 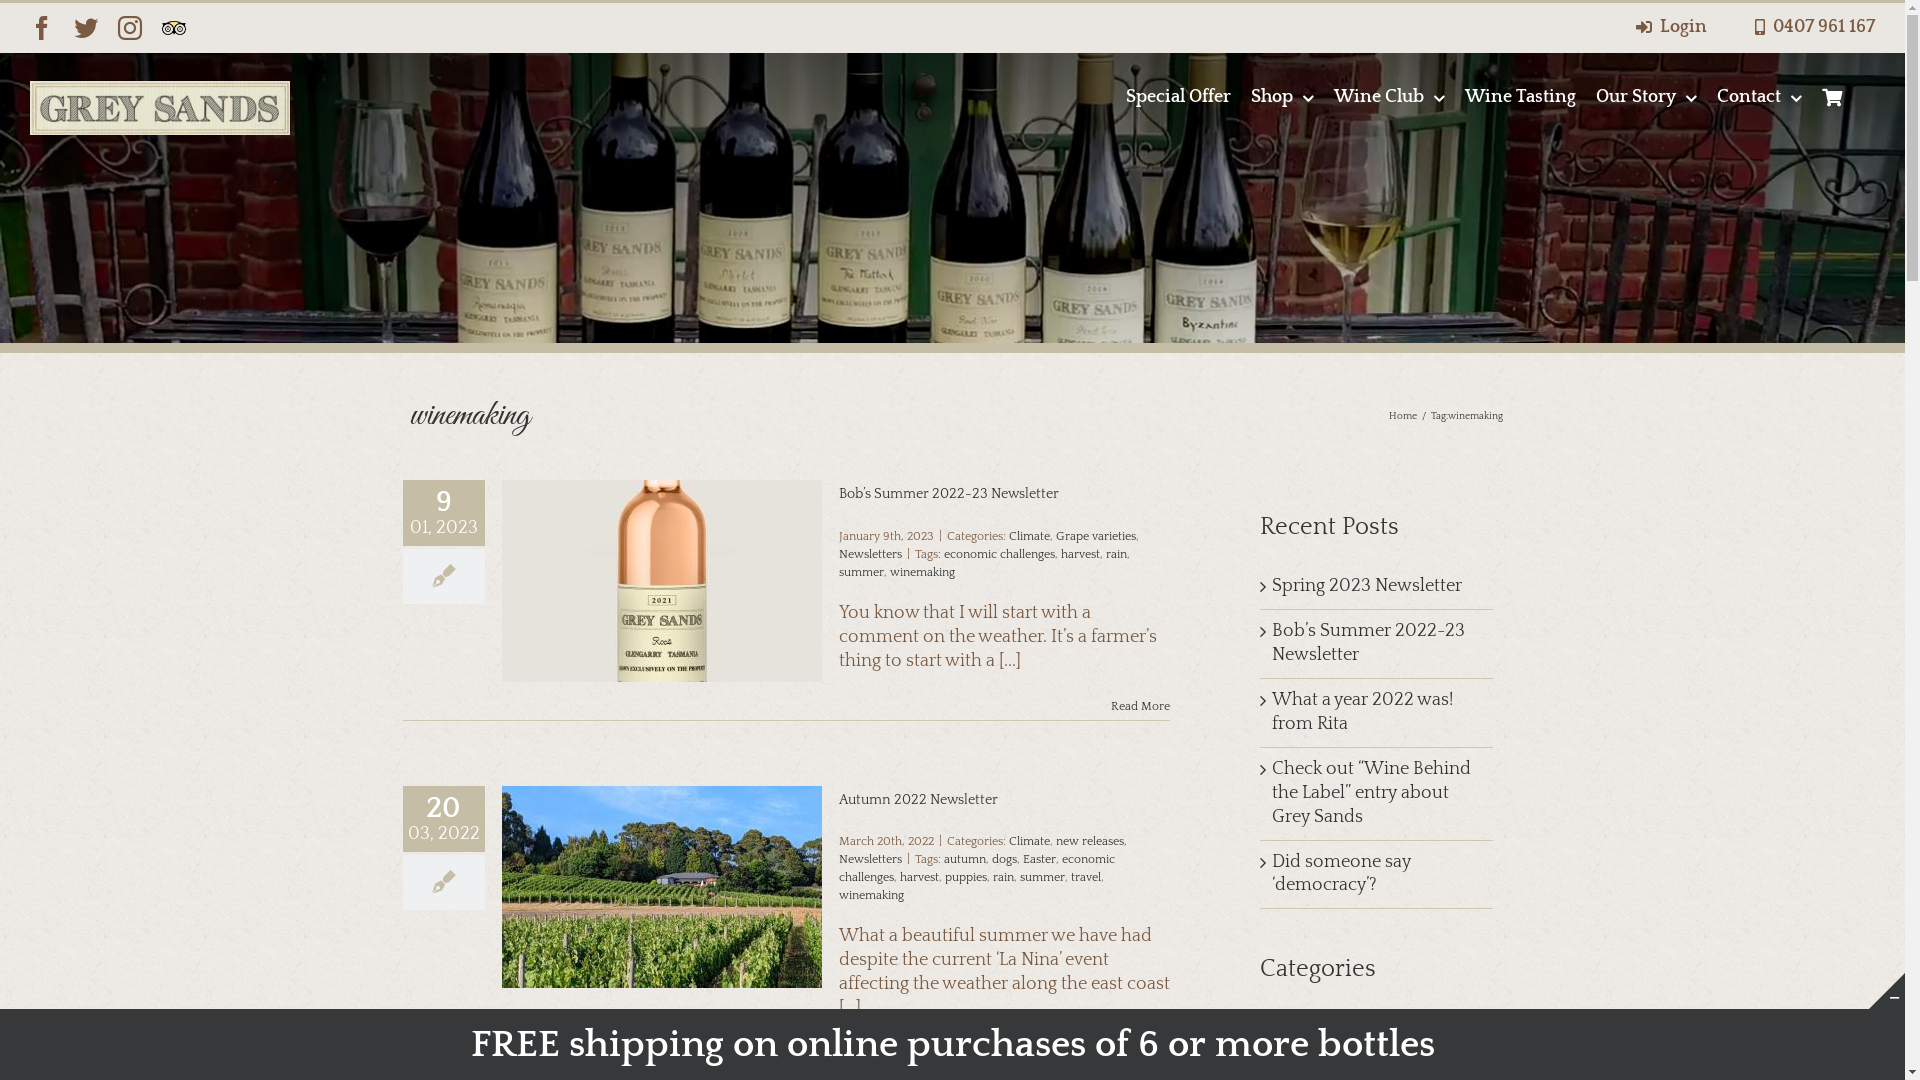 I want to click on 'Climate', so click(x=1028, y=535).